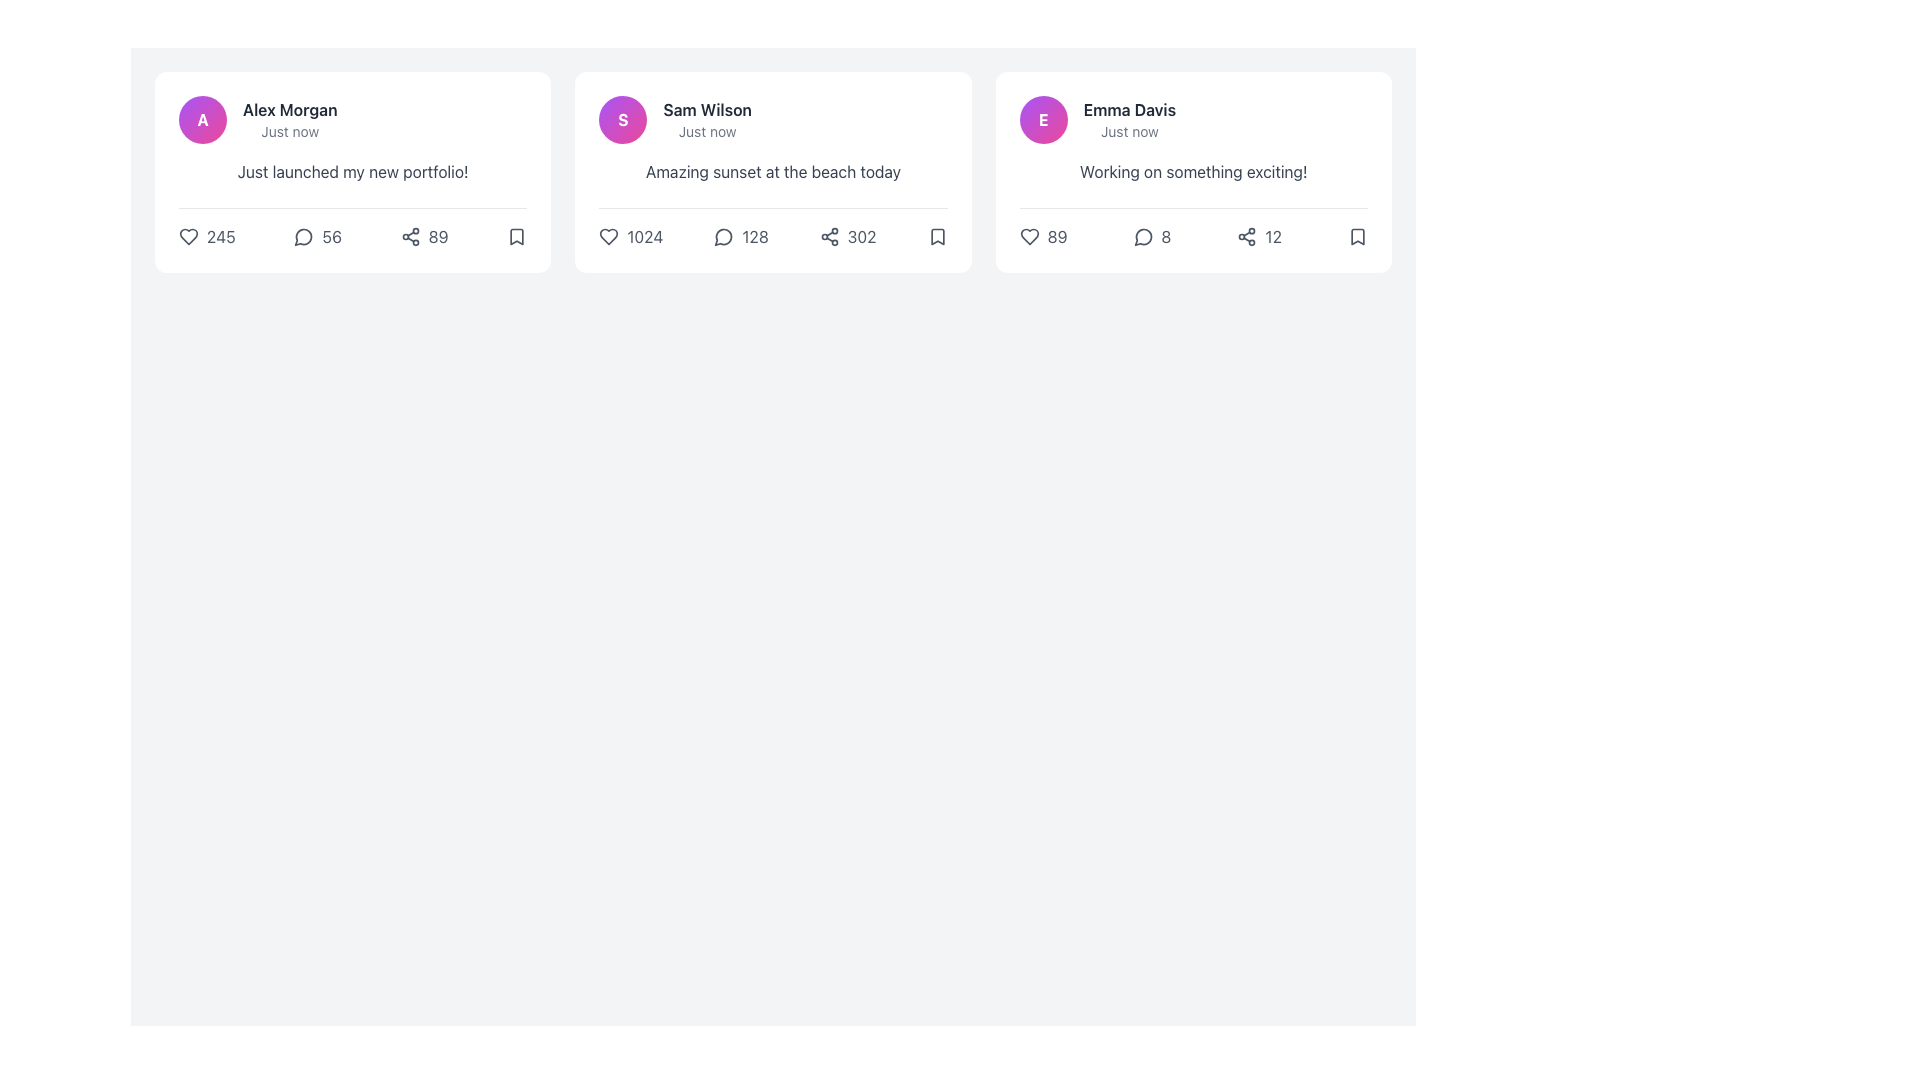  I want to click on the heart icon, which is a minimalist gray outline located to the left of the numerical value '89' in the social interaction toolbar of Emma Davis's post, so click(1029, 235).